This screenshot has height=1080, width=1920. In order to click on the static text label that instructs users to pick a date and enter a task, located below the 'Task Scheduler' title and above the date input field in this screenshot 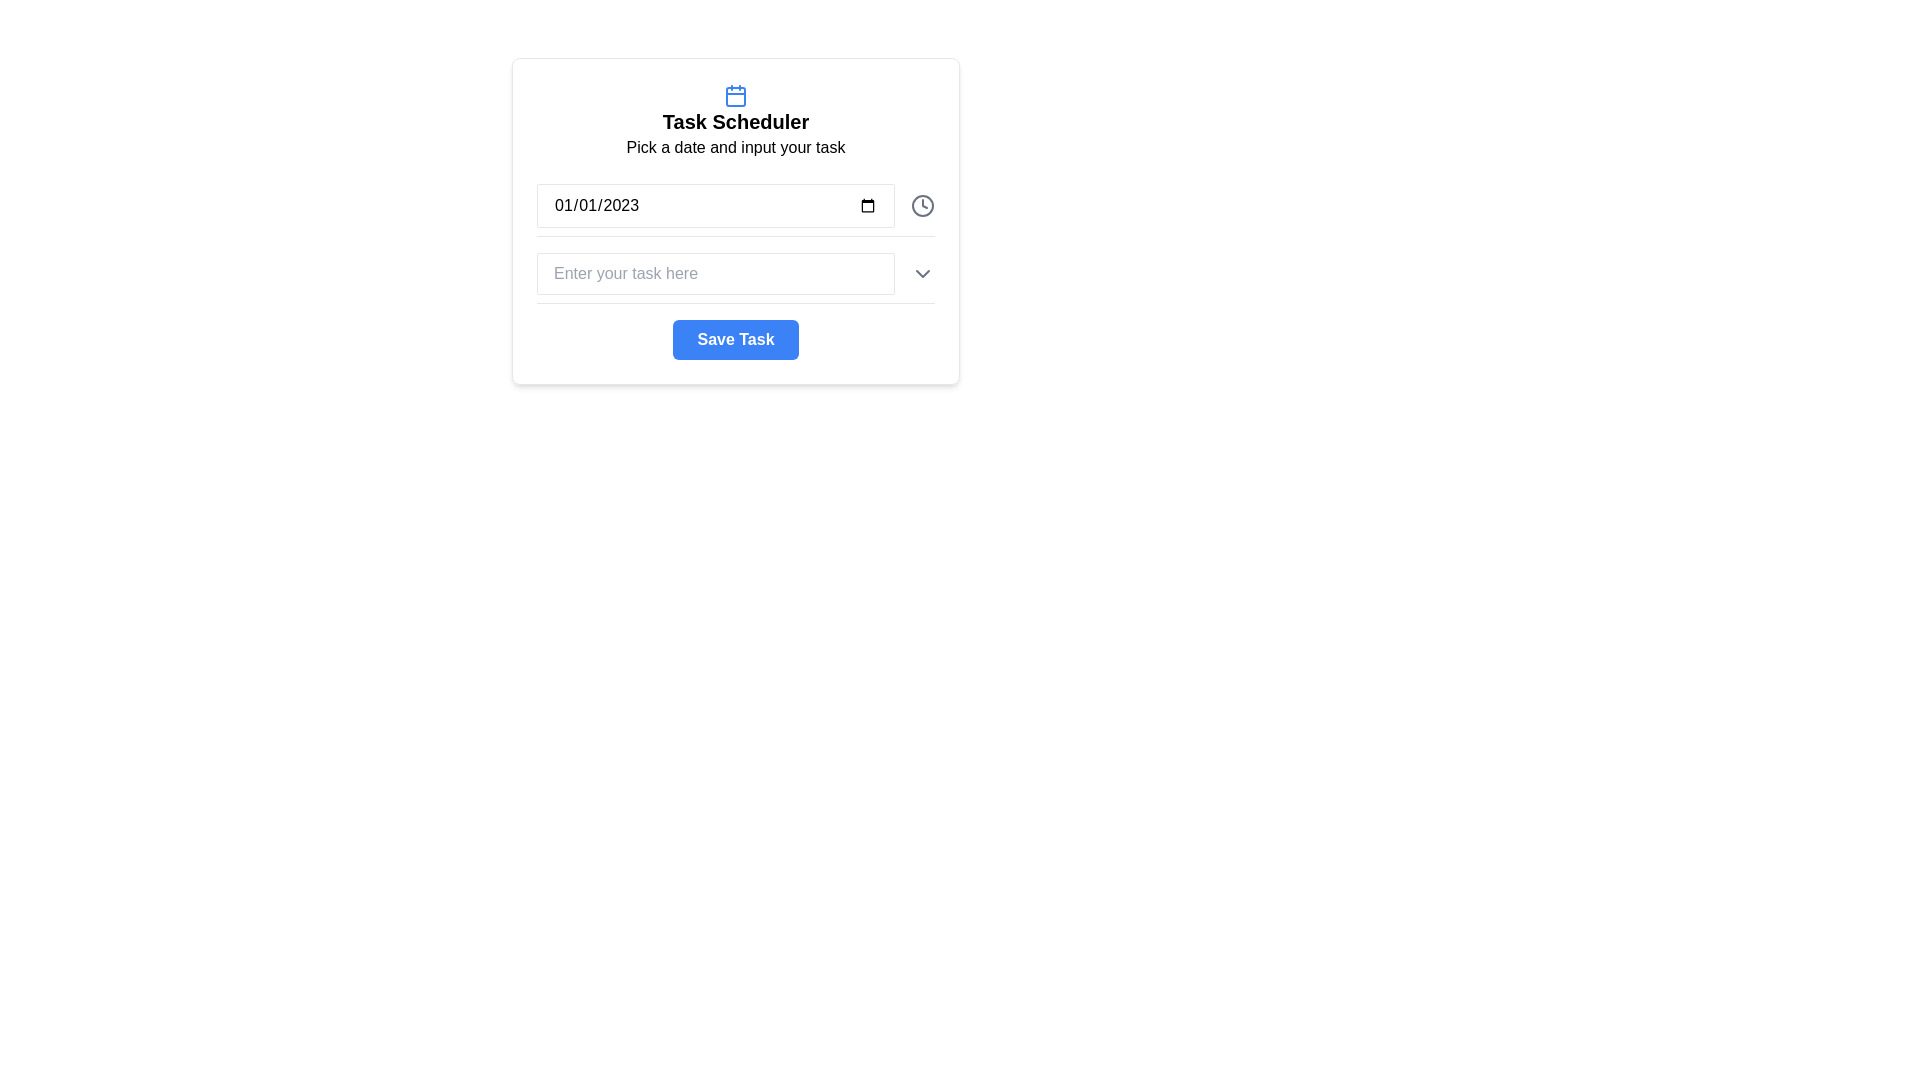, I will do `click(734, 145)`.